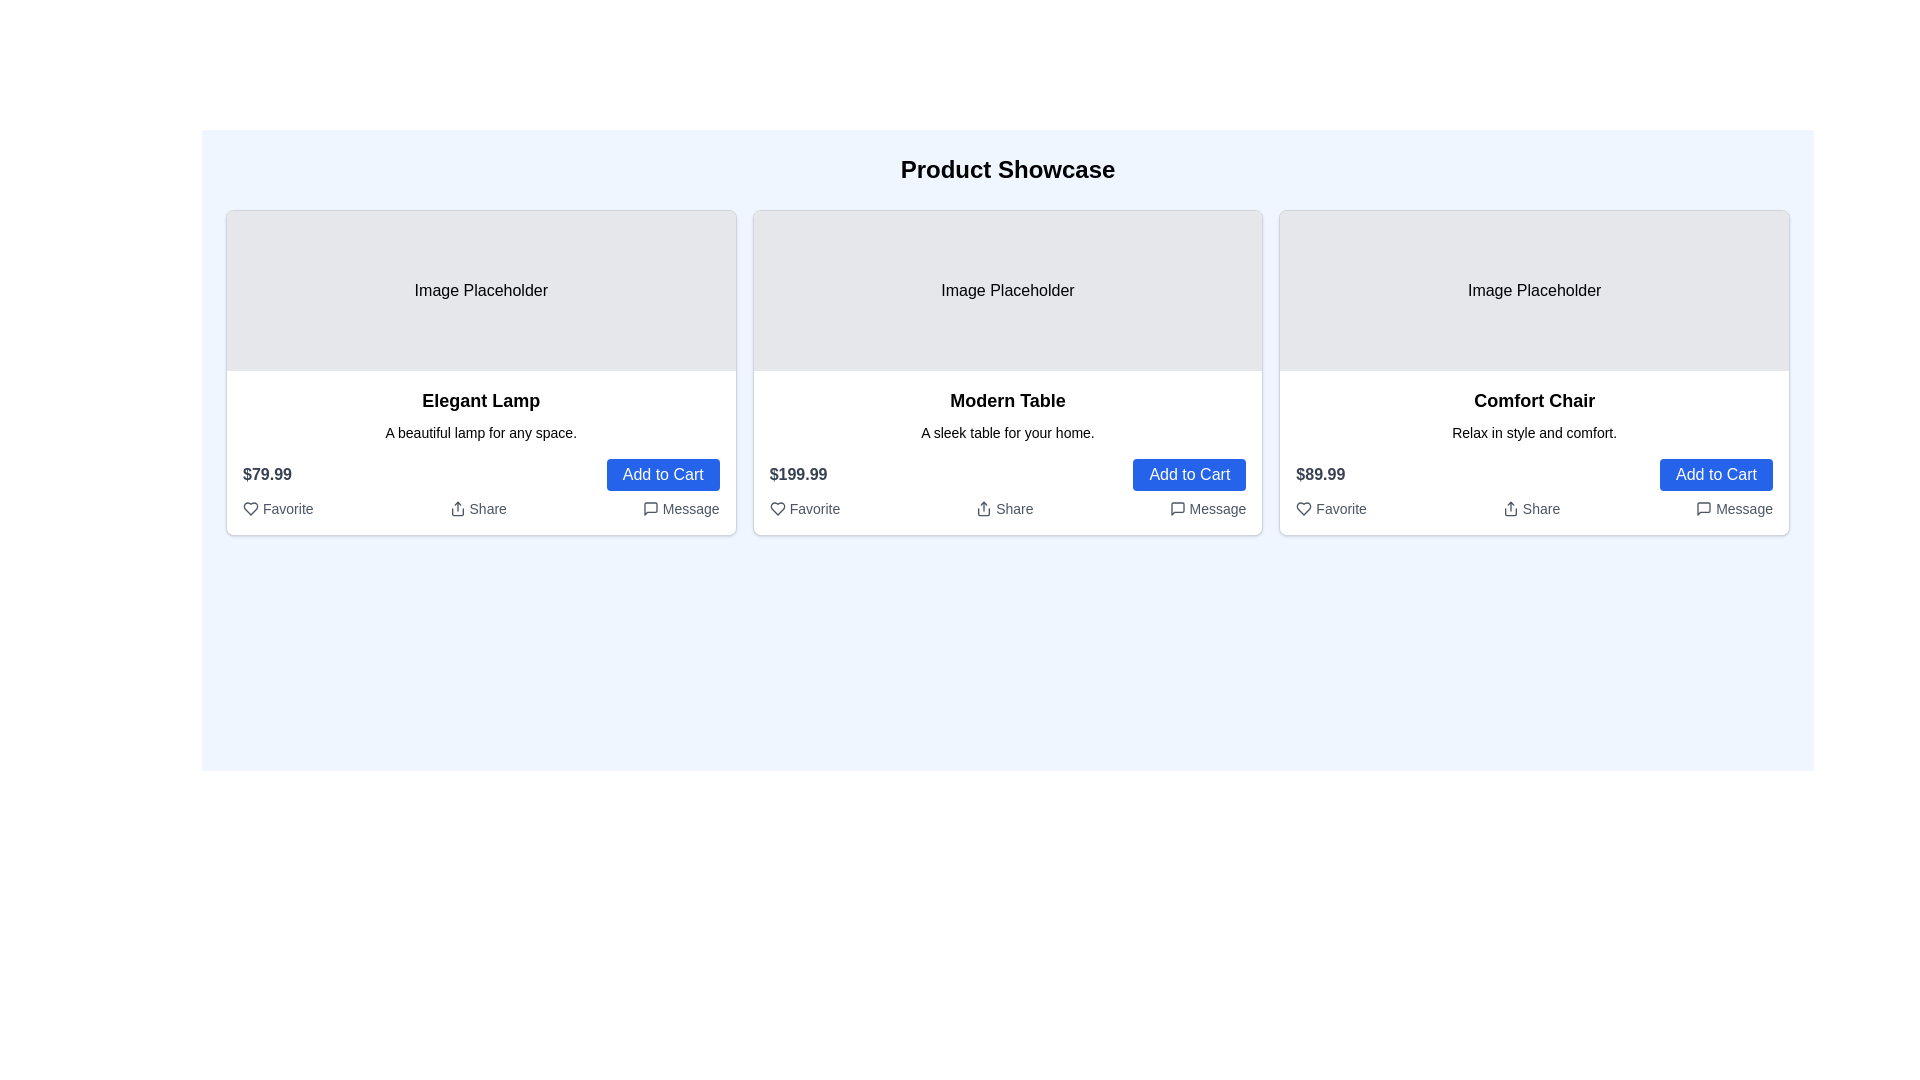 Image resolution: width=1920 pixels, height=1080 pixels. Describe the element at coordinates (1008, 290) in the screenshot. I see `the light gray rectangular block labeled 'Image Placeholder' that is centered above the title 'Modern Table' in the top center card of a three-card layout` at that location.